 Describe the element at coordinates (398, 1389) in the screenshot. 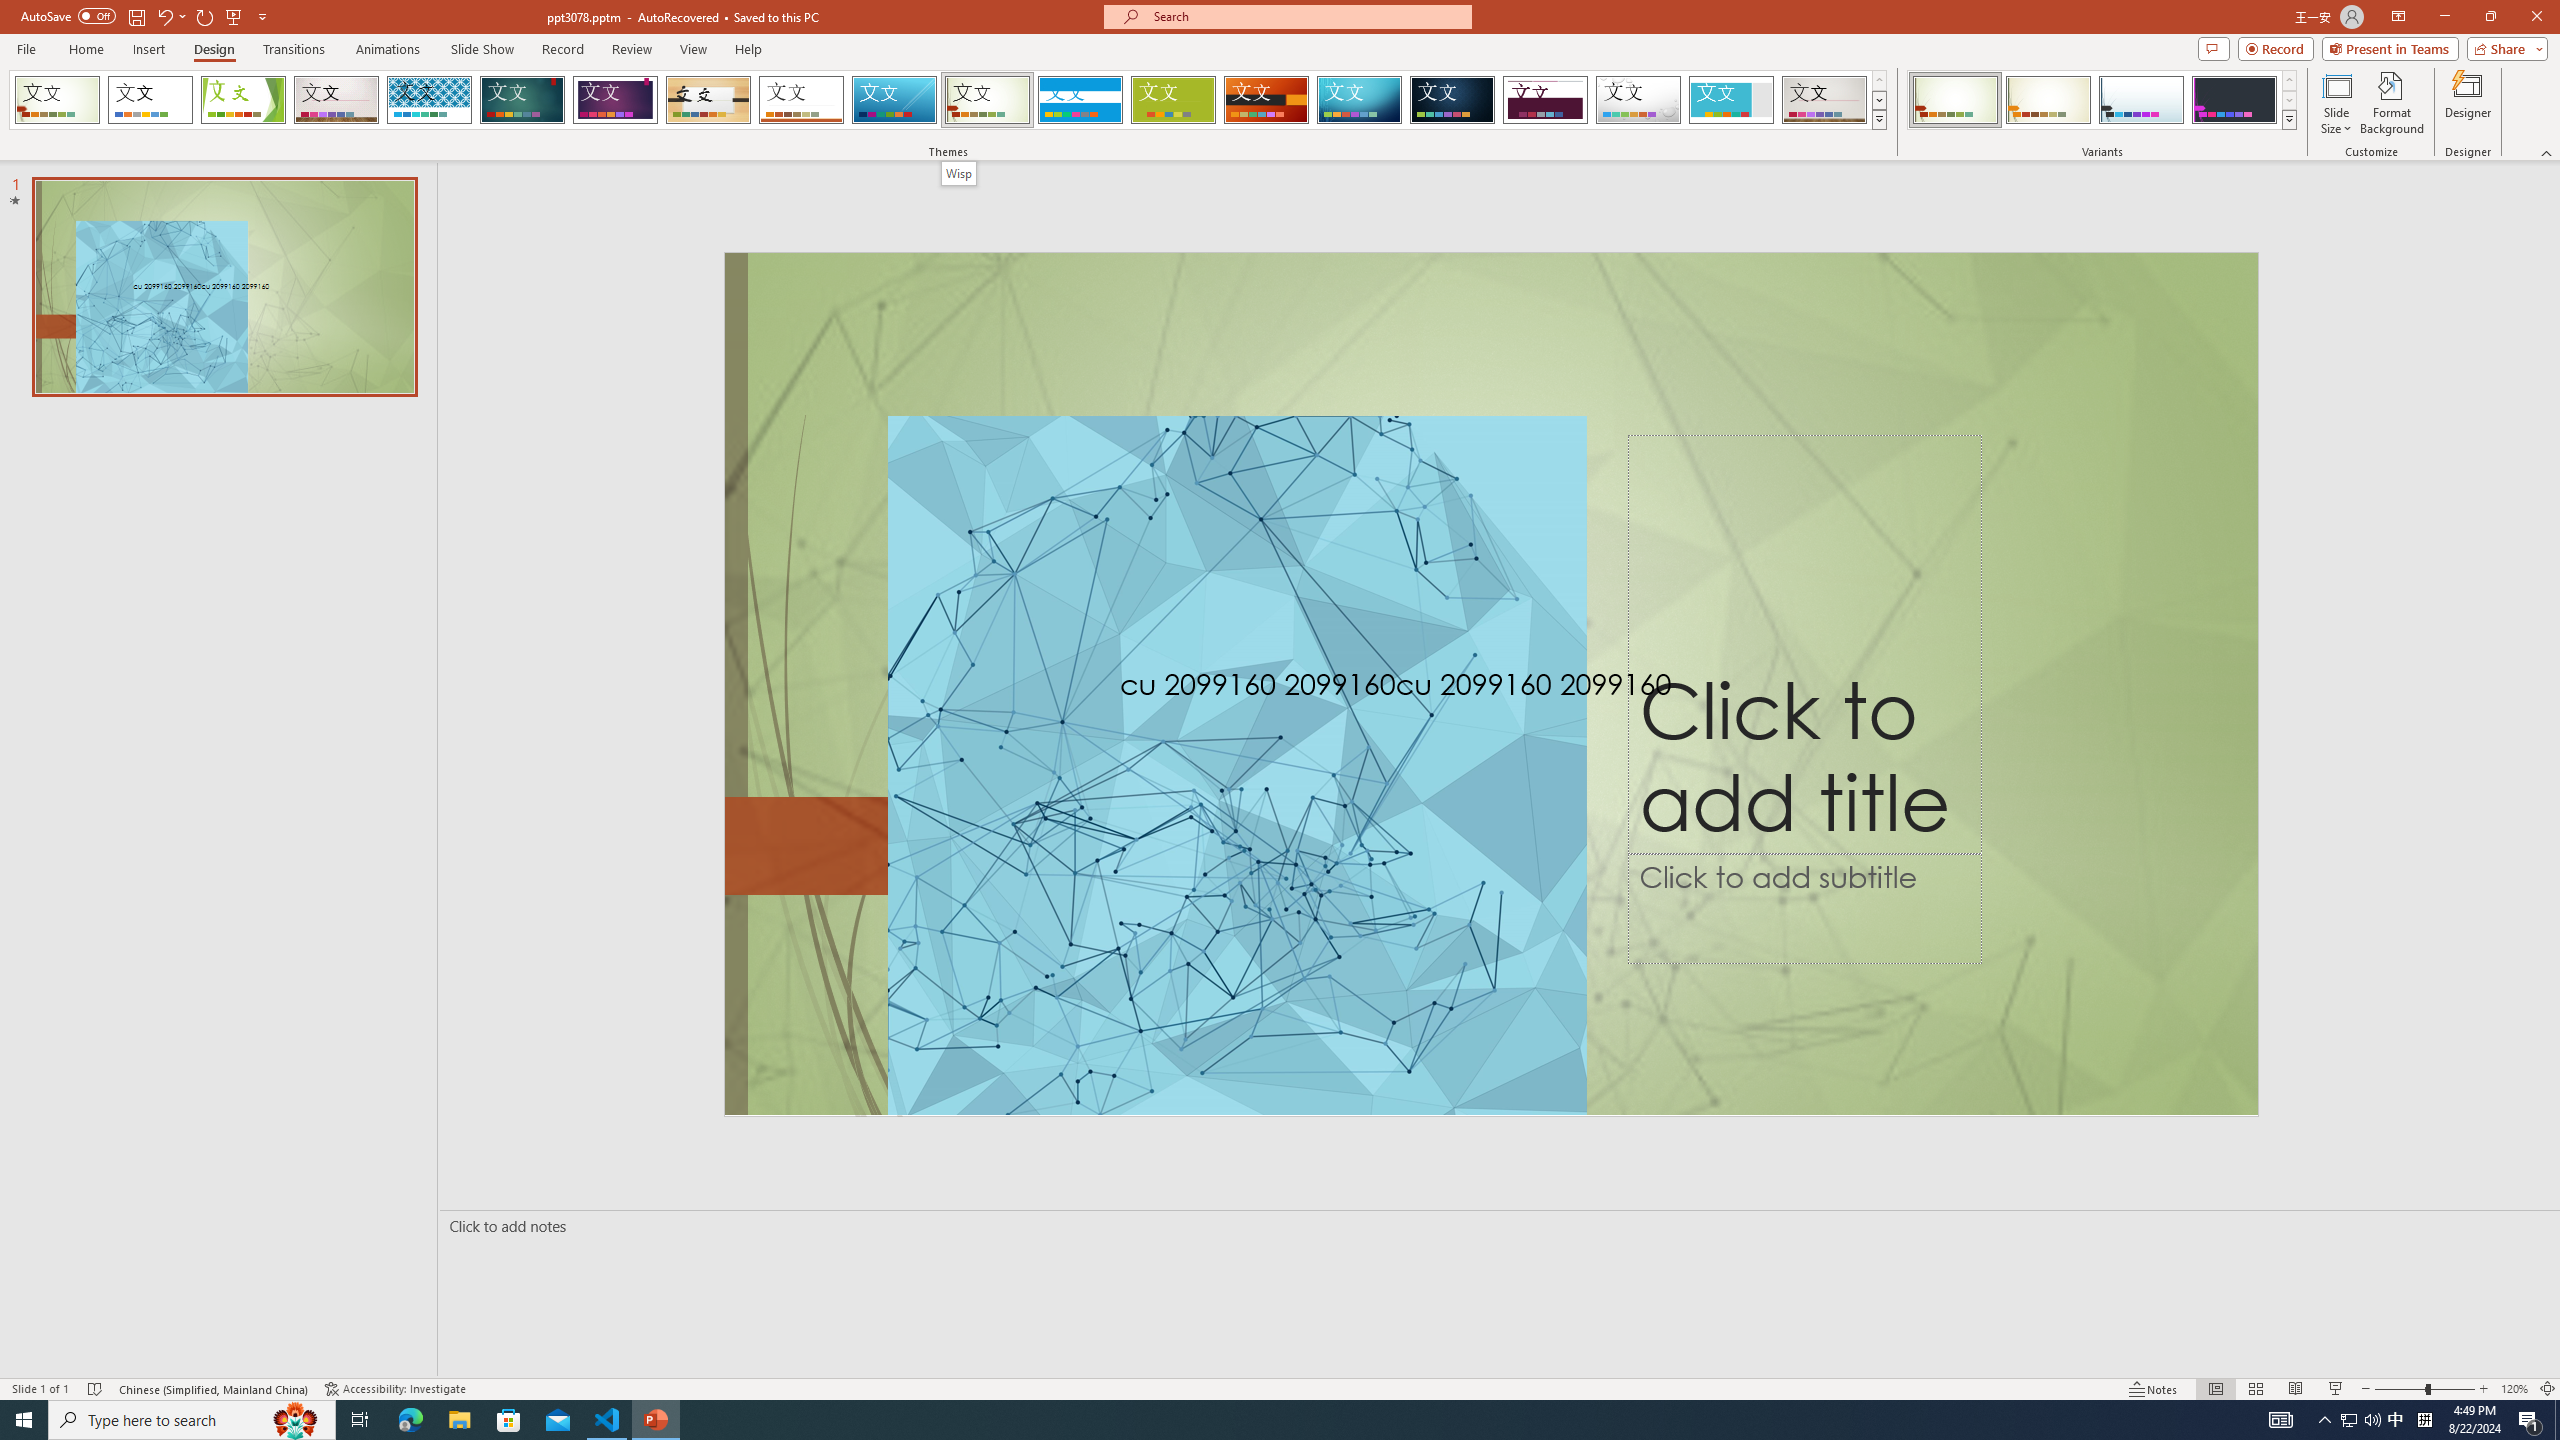

I see `'Accessibility Checker Accessibility: Investigate'` at that location.